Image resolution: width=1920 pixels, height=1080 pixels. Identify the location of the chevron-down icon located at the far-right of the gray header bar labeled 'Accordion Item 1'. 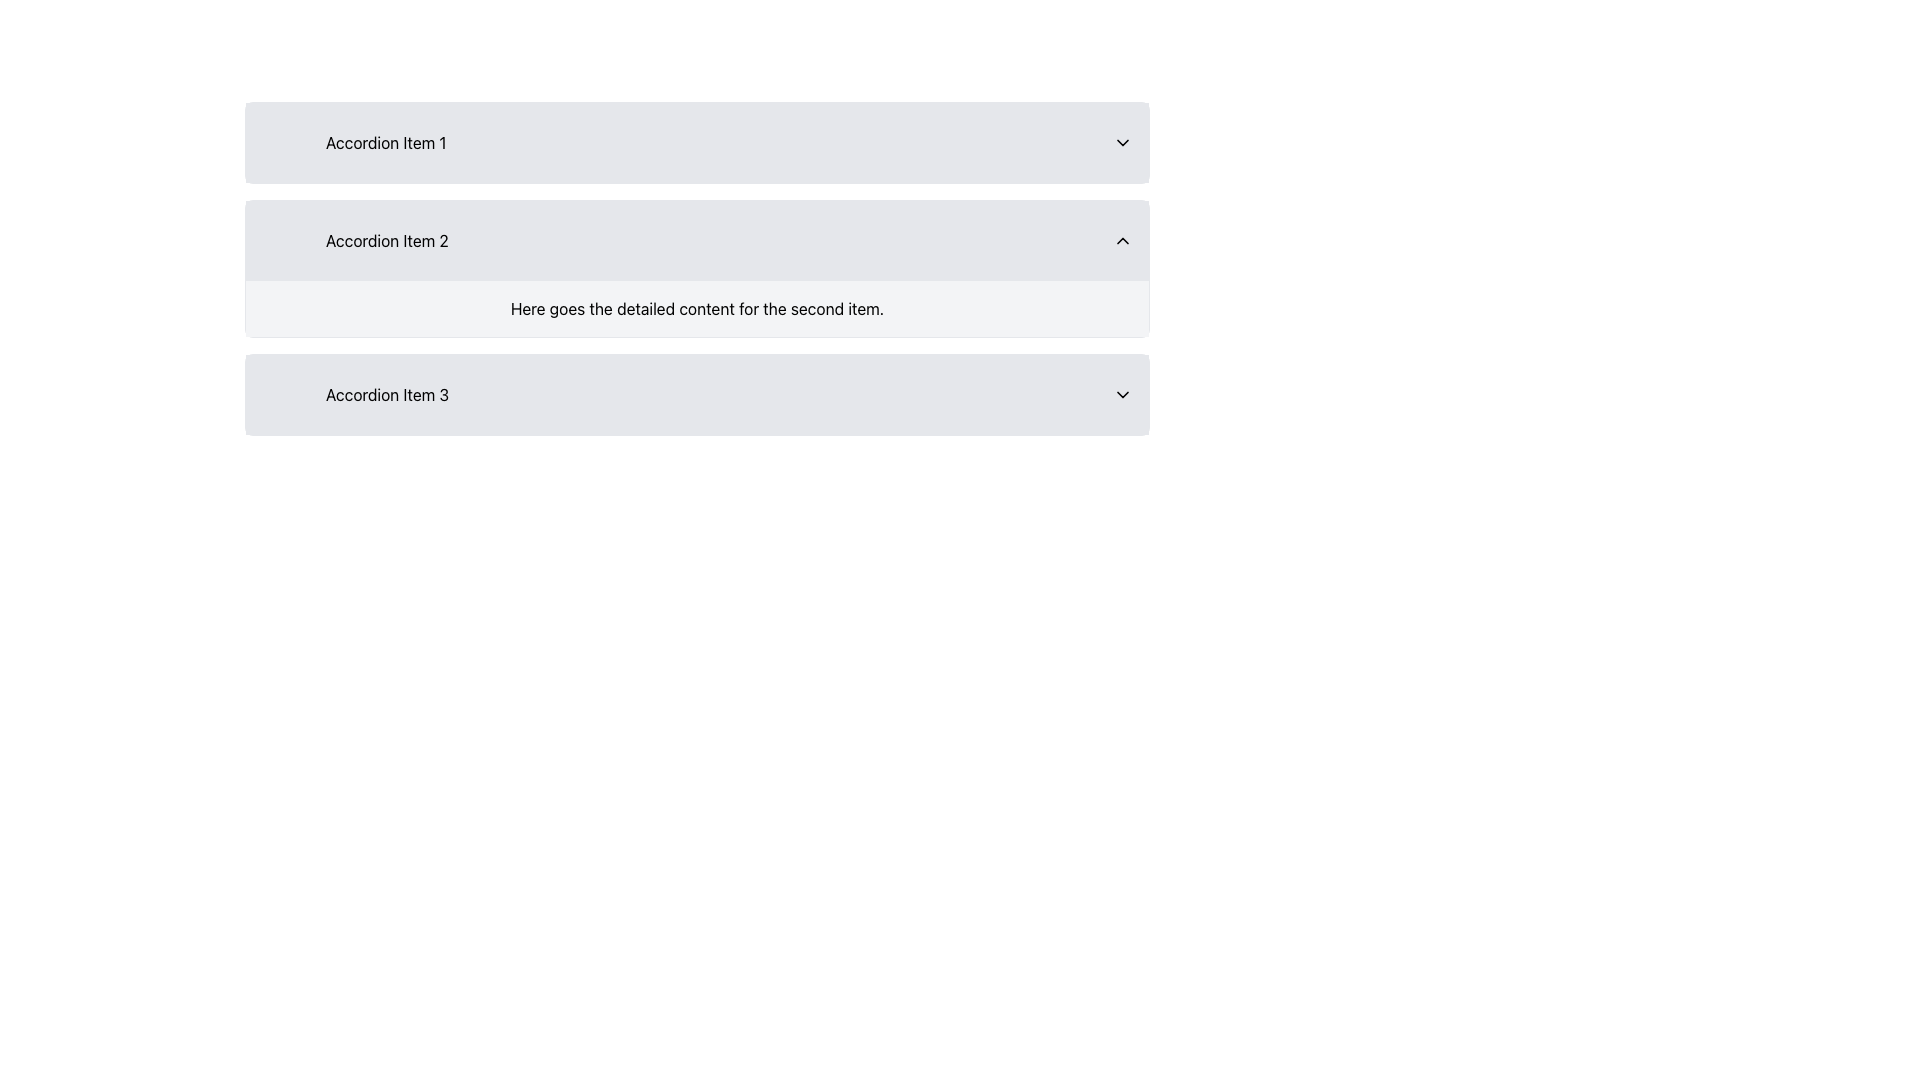
(1123, 141).